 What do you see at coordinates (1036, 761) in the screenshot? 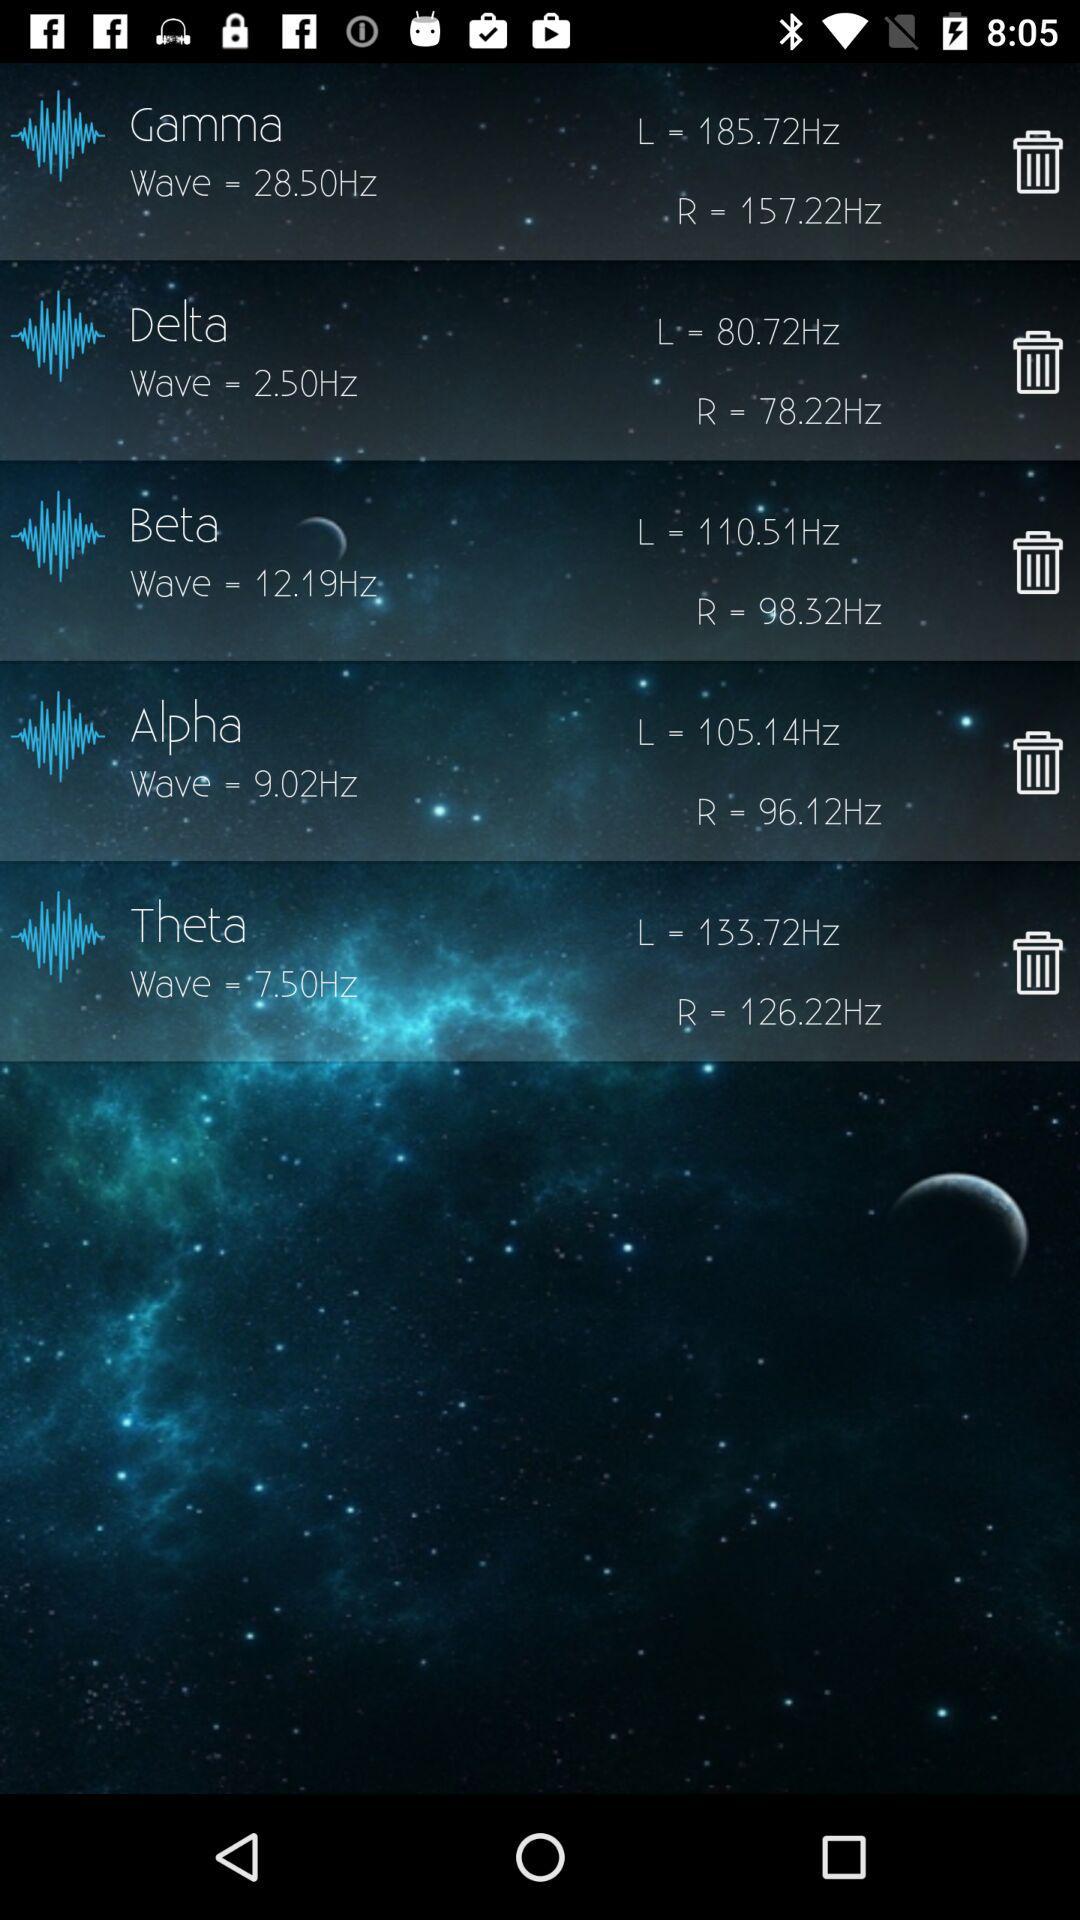
I see `deleted` at bounding box center [1036, 761].